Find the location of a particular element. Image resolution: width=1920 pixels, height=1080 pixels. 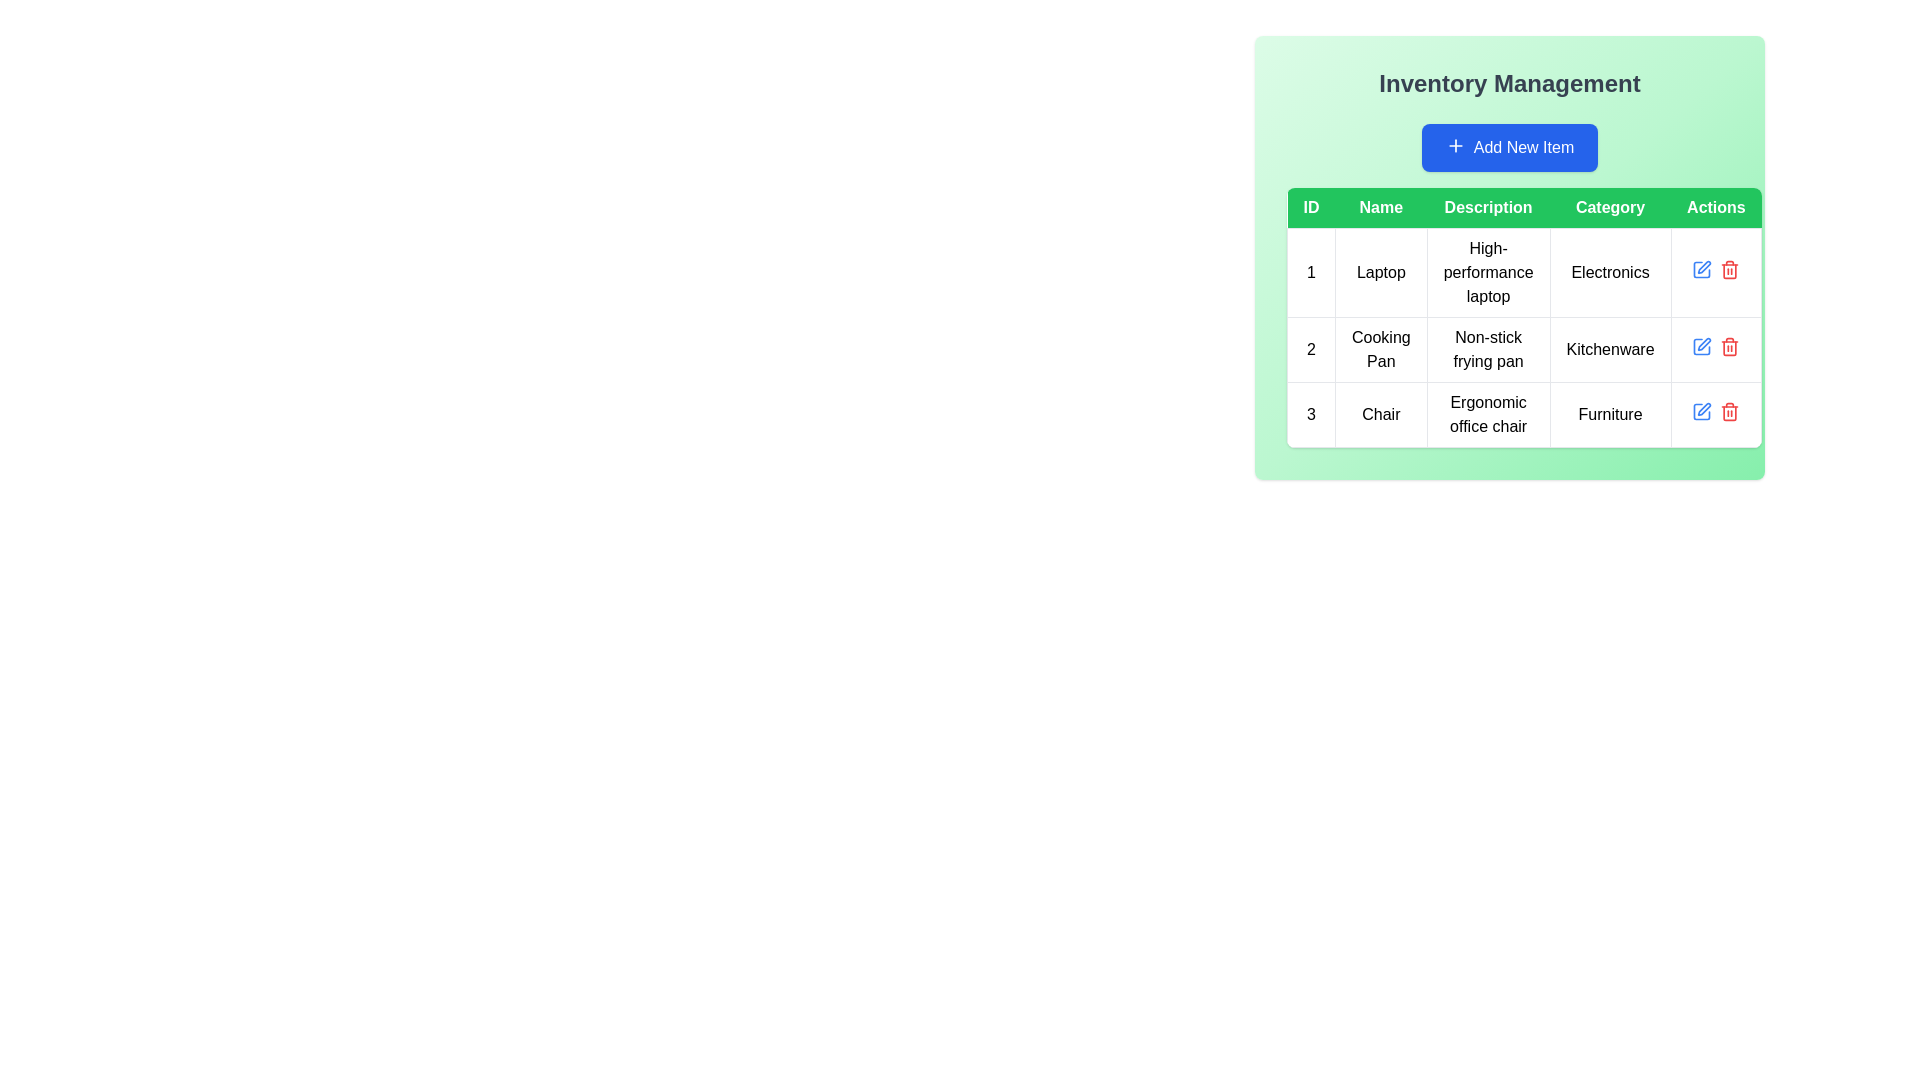

description text label located in the 'Description' column of the second row of the table, which describes the product 'Cooking Pan' is located at coordinates (1488, 349).